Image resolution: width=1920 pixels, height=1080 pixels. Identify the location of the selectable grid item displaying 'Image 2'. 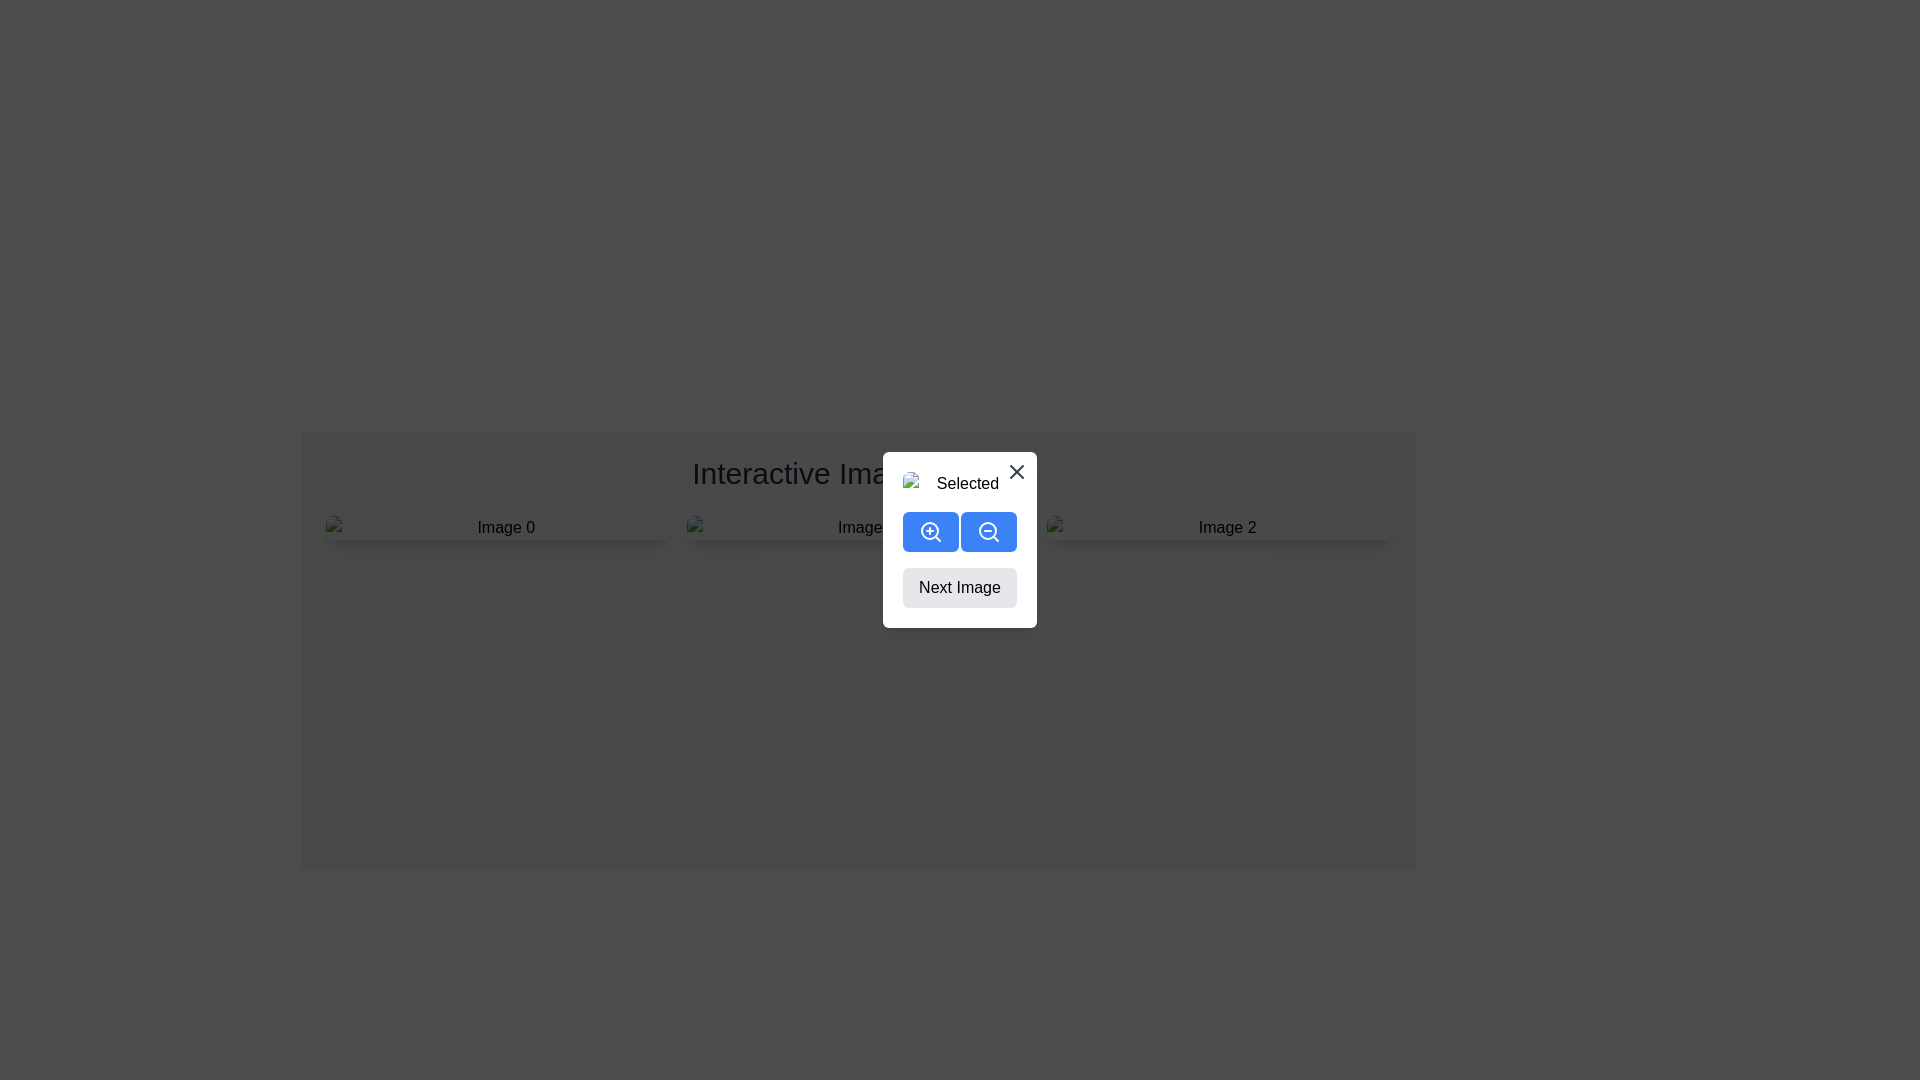
(1218, 527).